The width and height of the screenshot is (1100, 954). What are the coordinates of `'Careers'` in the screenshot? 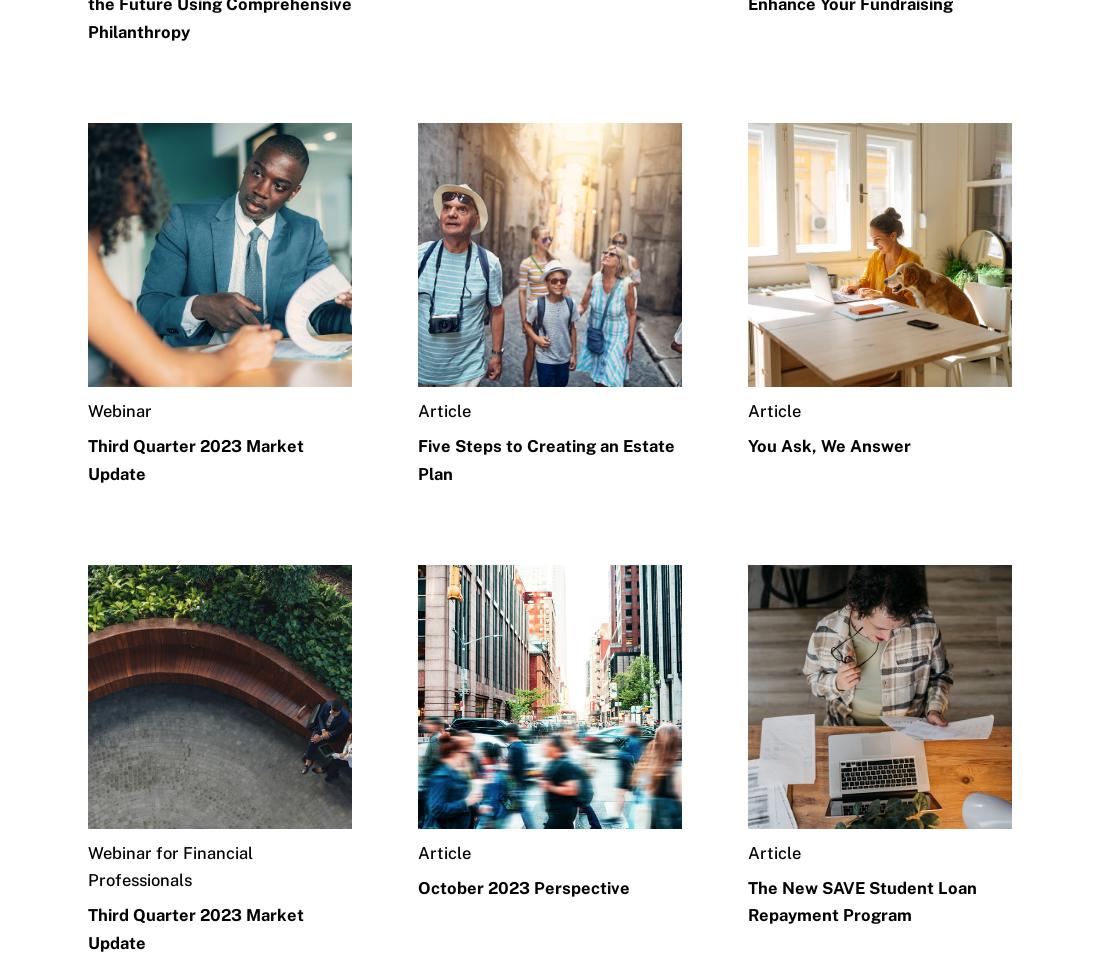 It's located at (324, 752).